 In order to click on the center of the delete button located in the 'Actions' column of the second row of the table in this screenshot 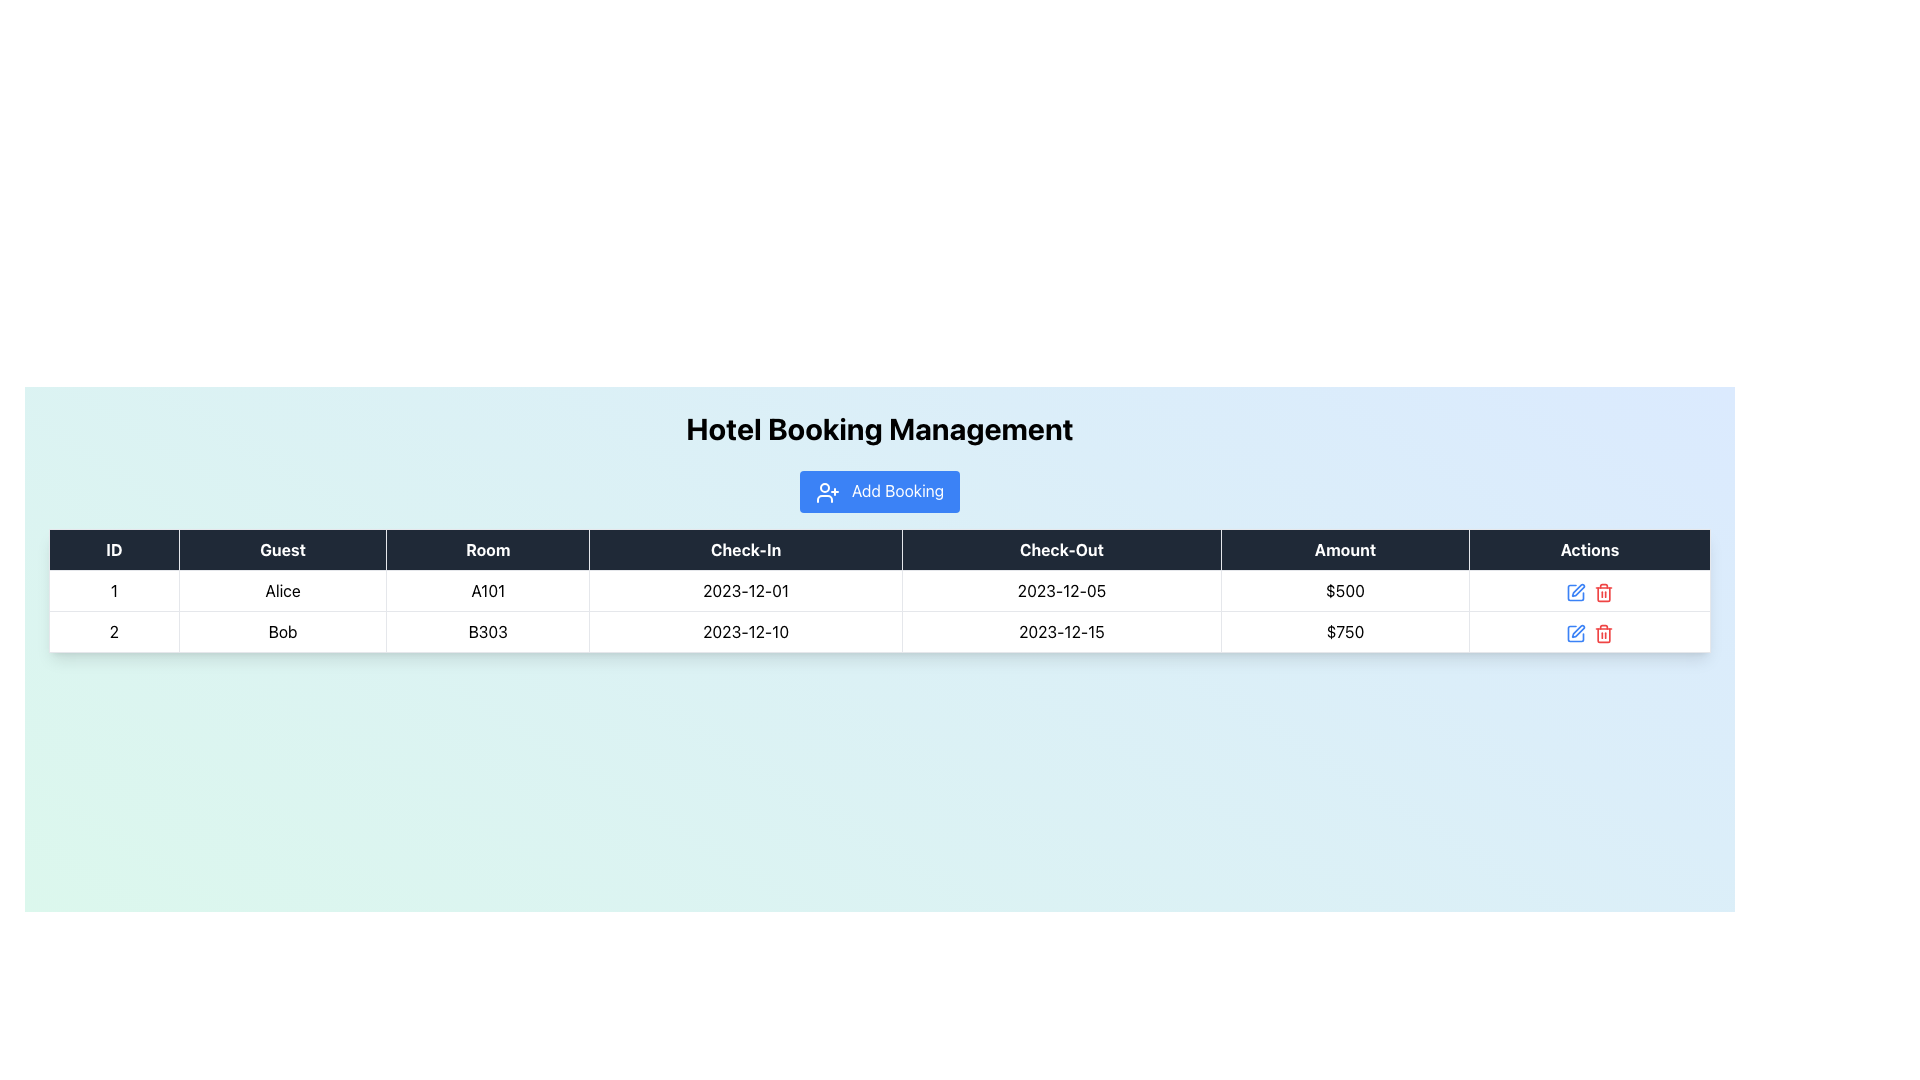, I will do `click(1603, 591)`.